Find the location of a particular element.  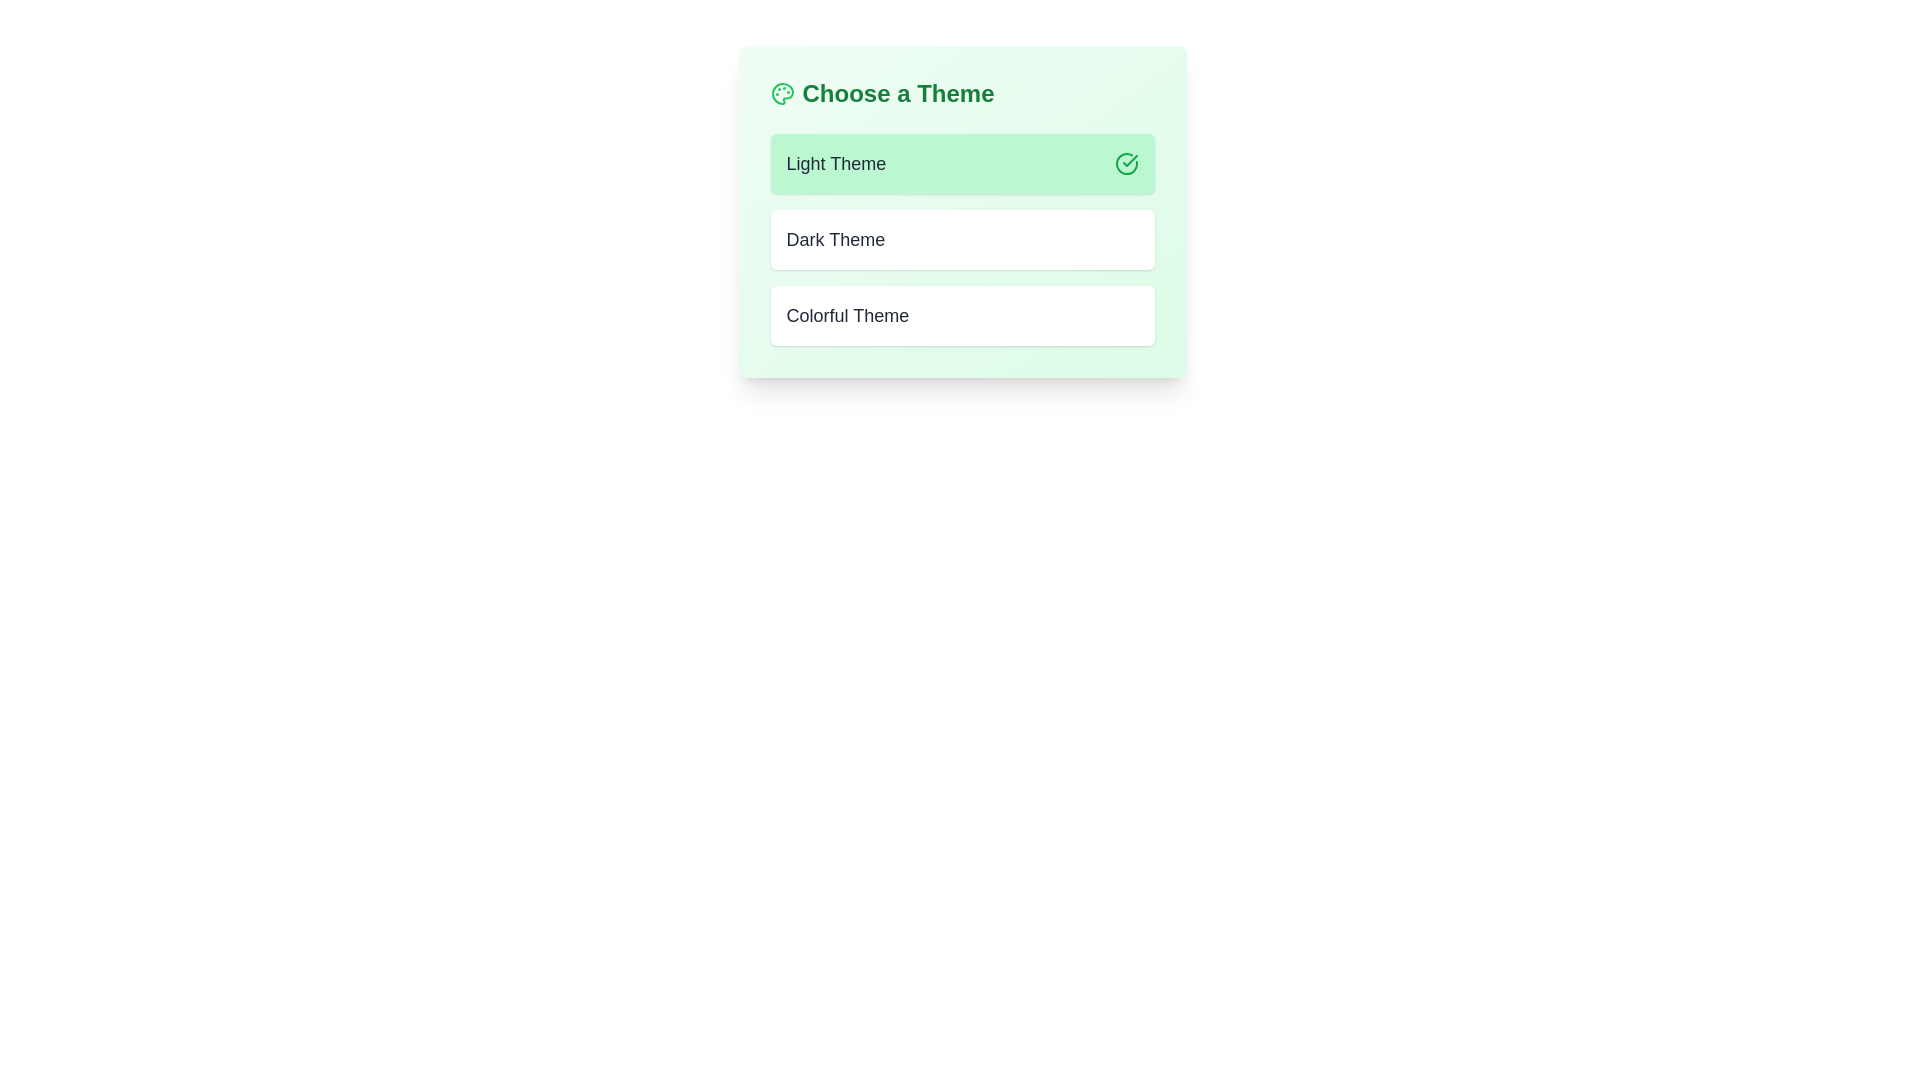

the Dark Theme label text element, which is located in the middle section of the theme selection interface, positioned between the Light Theme and Colorful Theme options is located at coordinates (835, 238).